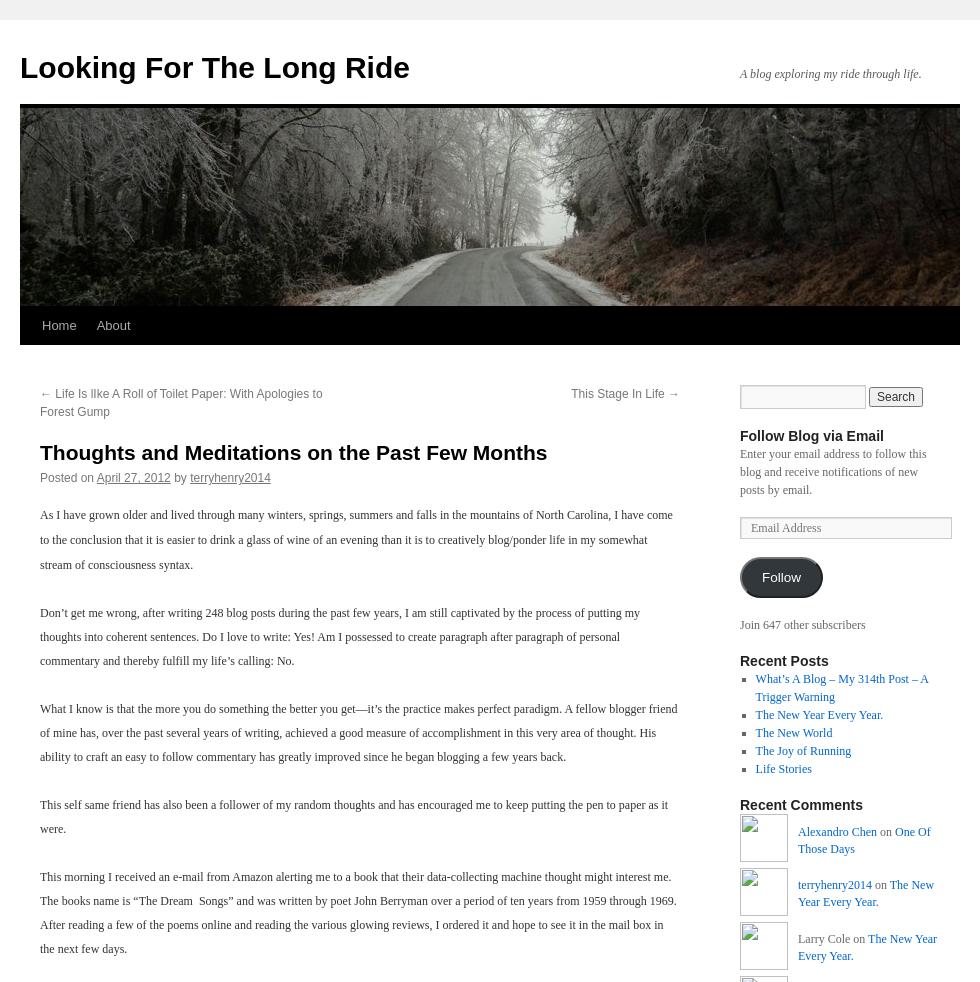  Describe the element at coordinates (739, 436) in the screenshot. I see `'Follow Blog via Email'` at that location.